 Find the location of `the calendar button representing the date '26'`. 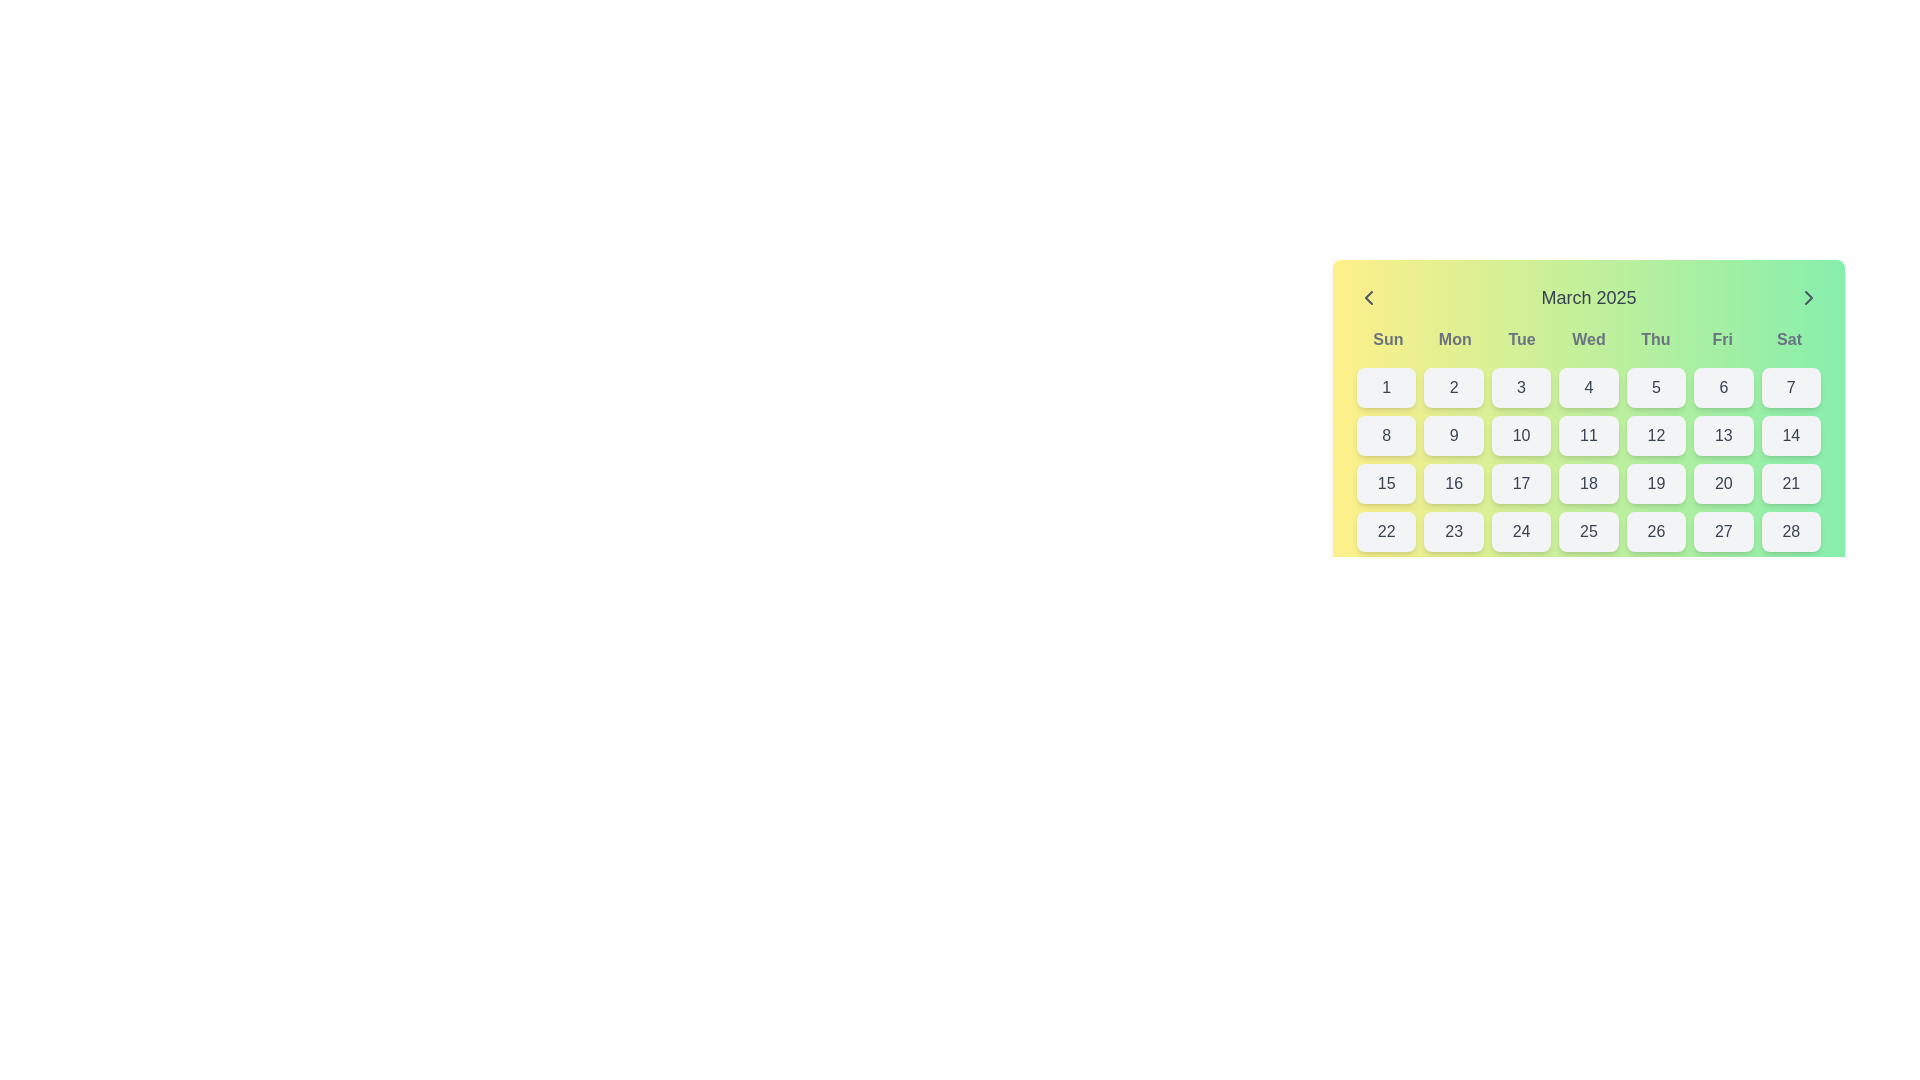

the calendar button representing the date '26' is located at coordinates (1656, 531).